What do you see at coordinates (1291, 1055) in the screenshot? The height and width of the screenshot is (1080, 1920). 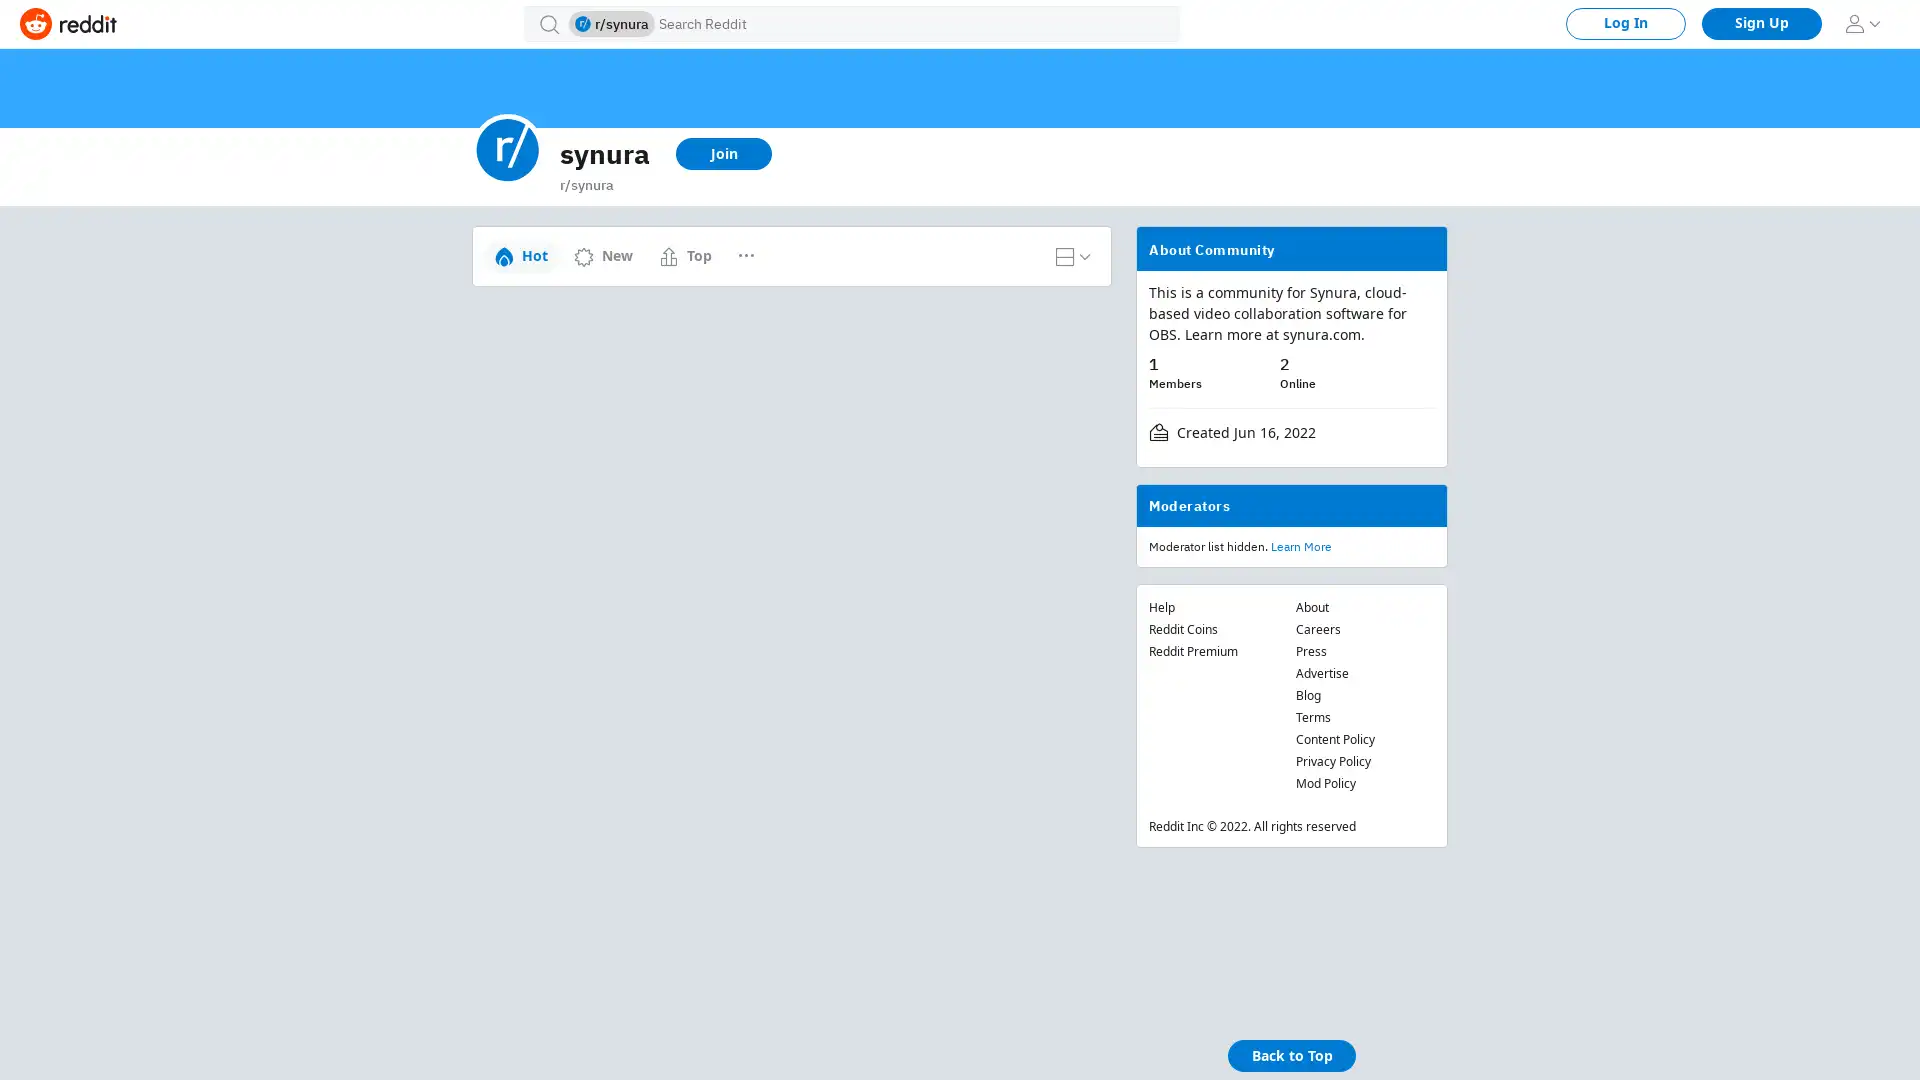 I see `Back to Top` at bounding box center [1291, 1055].